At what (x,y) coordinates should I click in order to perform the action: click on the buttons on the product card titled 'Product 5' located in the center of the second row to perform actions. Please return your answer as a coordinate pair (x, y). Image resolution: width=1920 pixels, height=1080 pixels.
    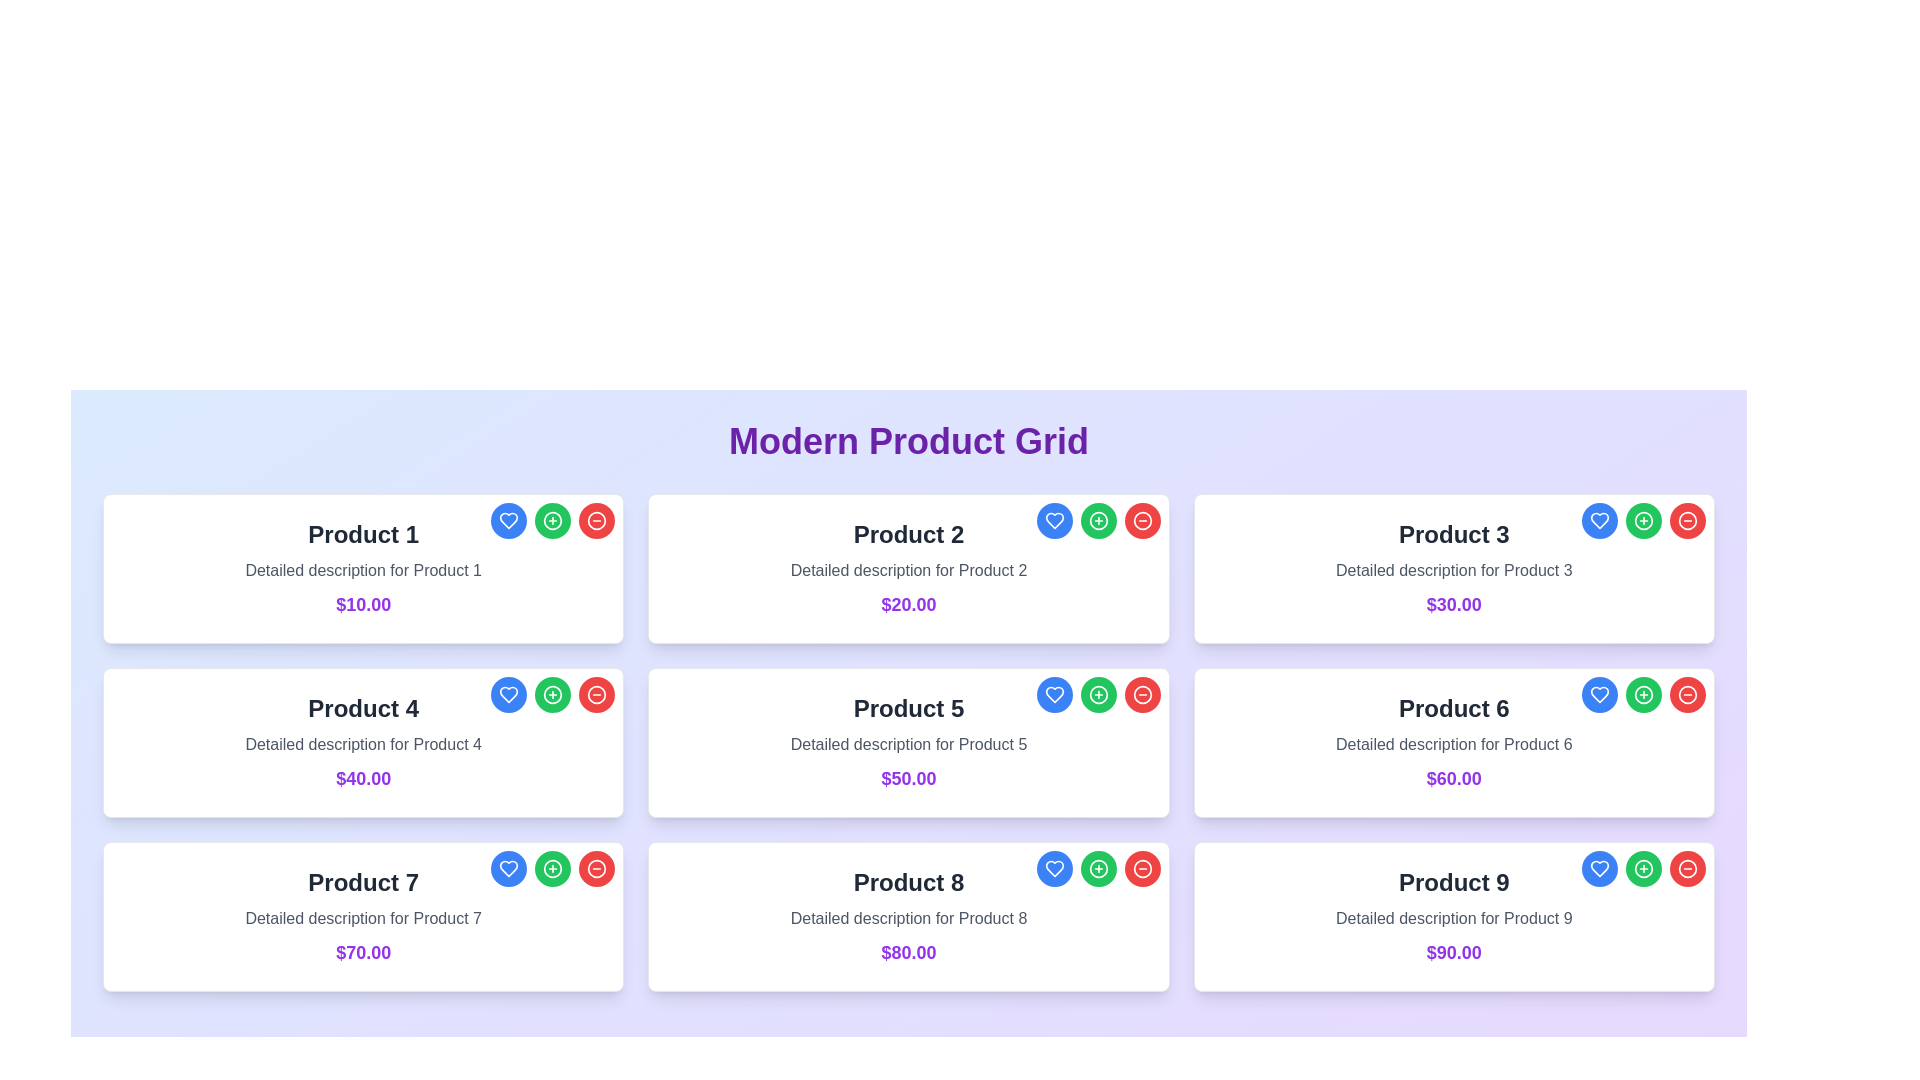
    Looking at the image, I should click on (907, 743).